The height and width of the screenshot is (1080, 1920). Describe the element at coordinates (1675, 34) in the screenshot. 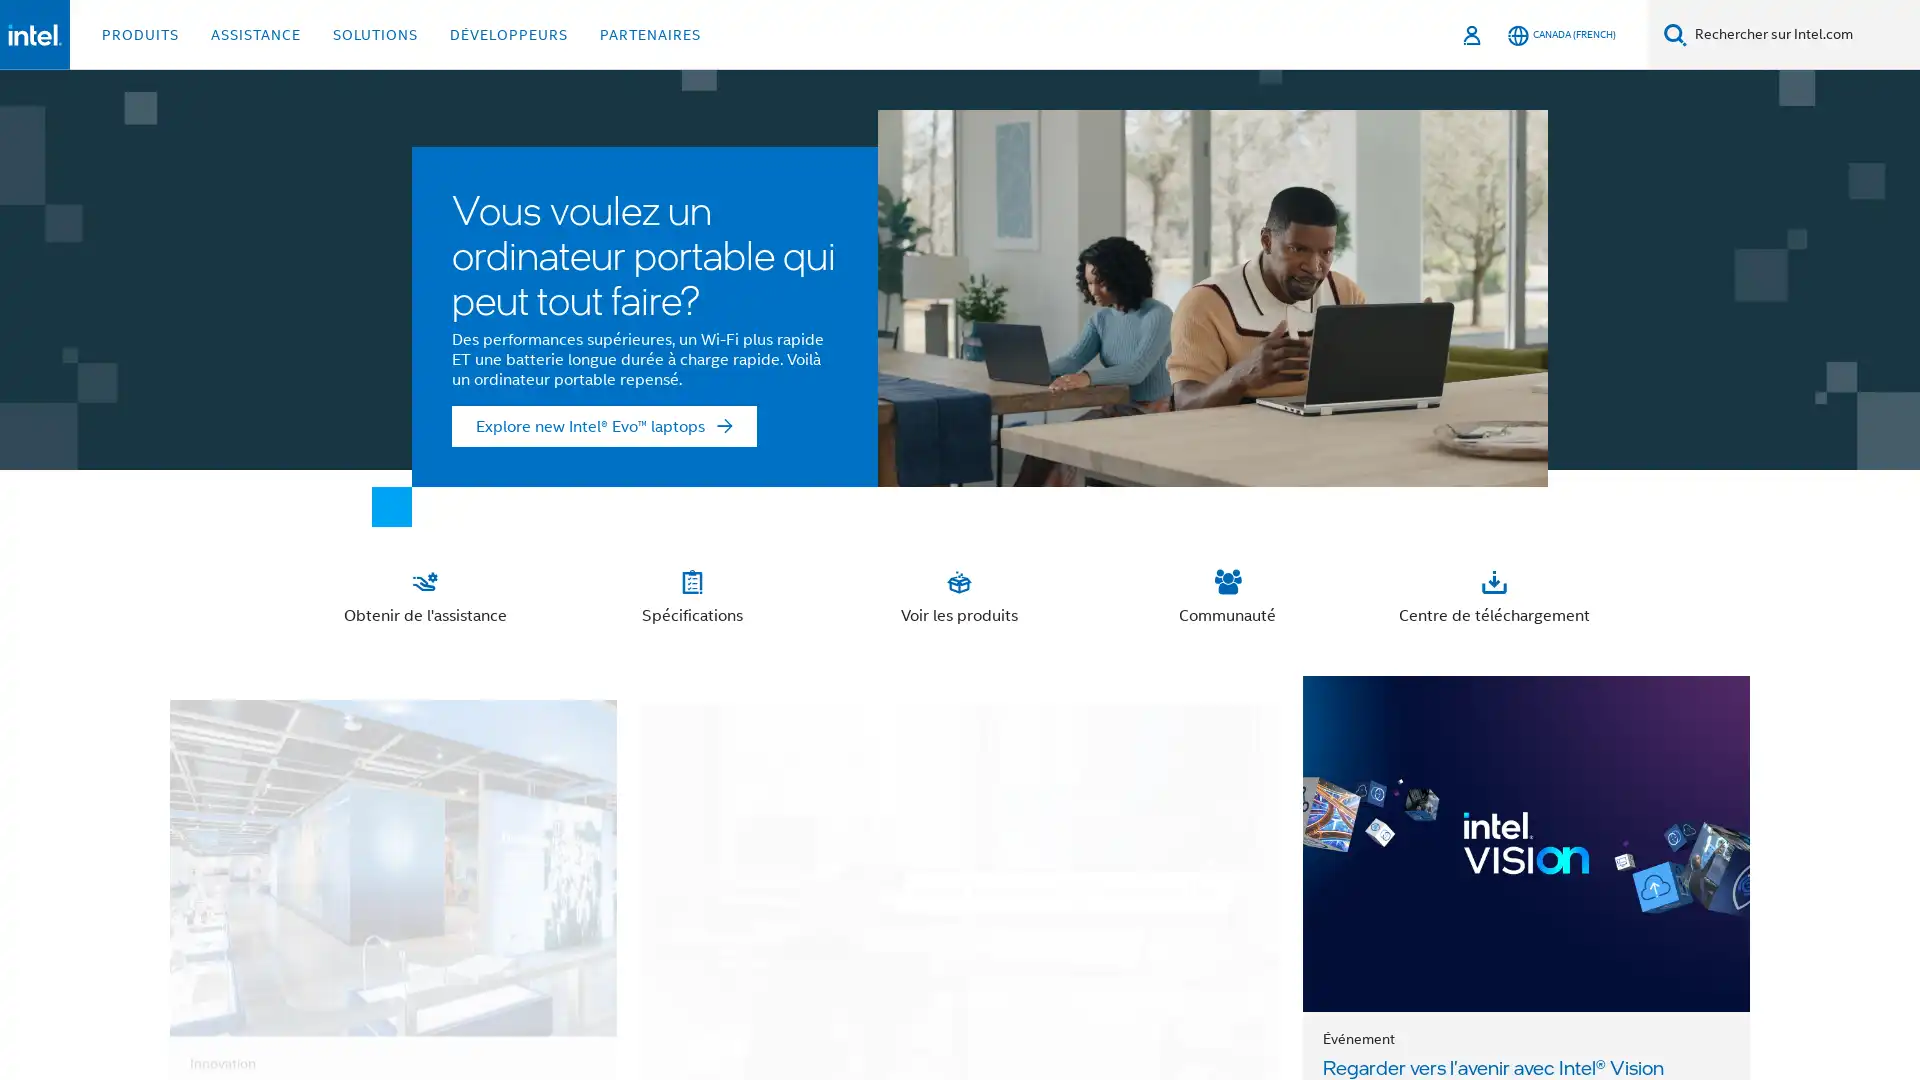

I see `Search` at that location.